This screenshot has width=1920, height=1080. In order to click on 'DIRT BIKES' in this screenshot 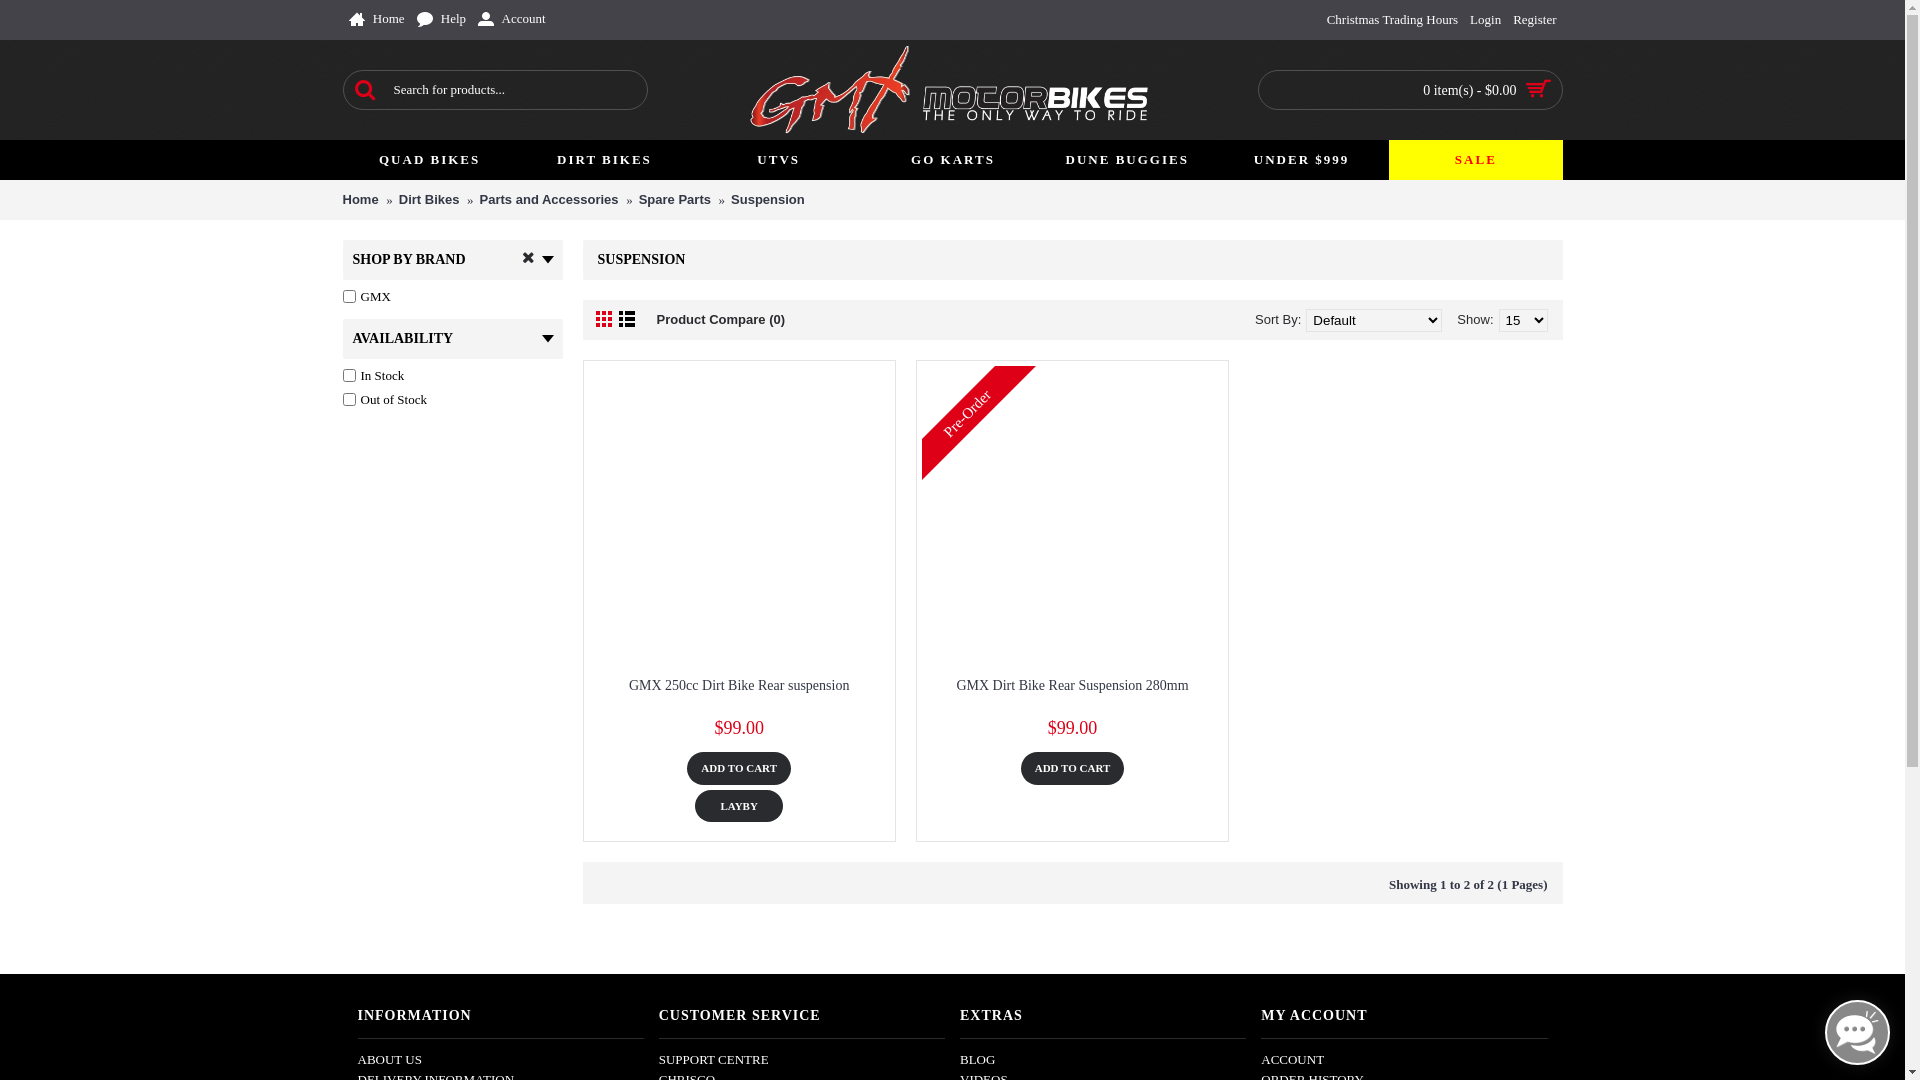, I will do `click(603, 158)`.